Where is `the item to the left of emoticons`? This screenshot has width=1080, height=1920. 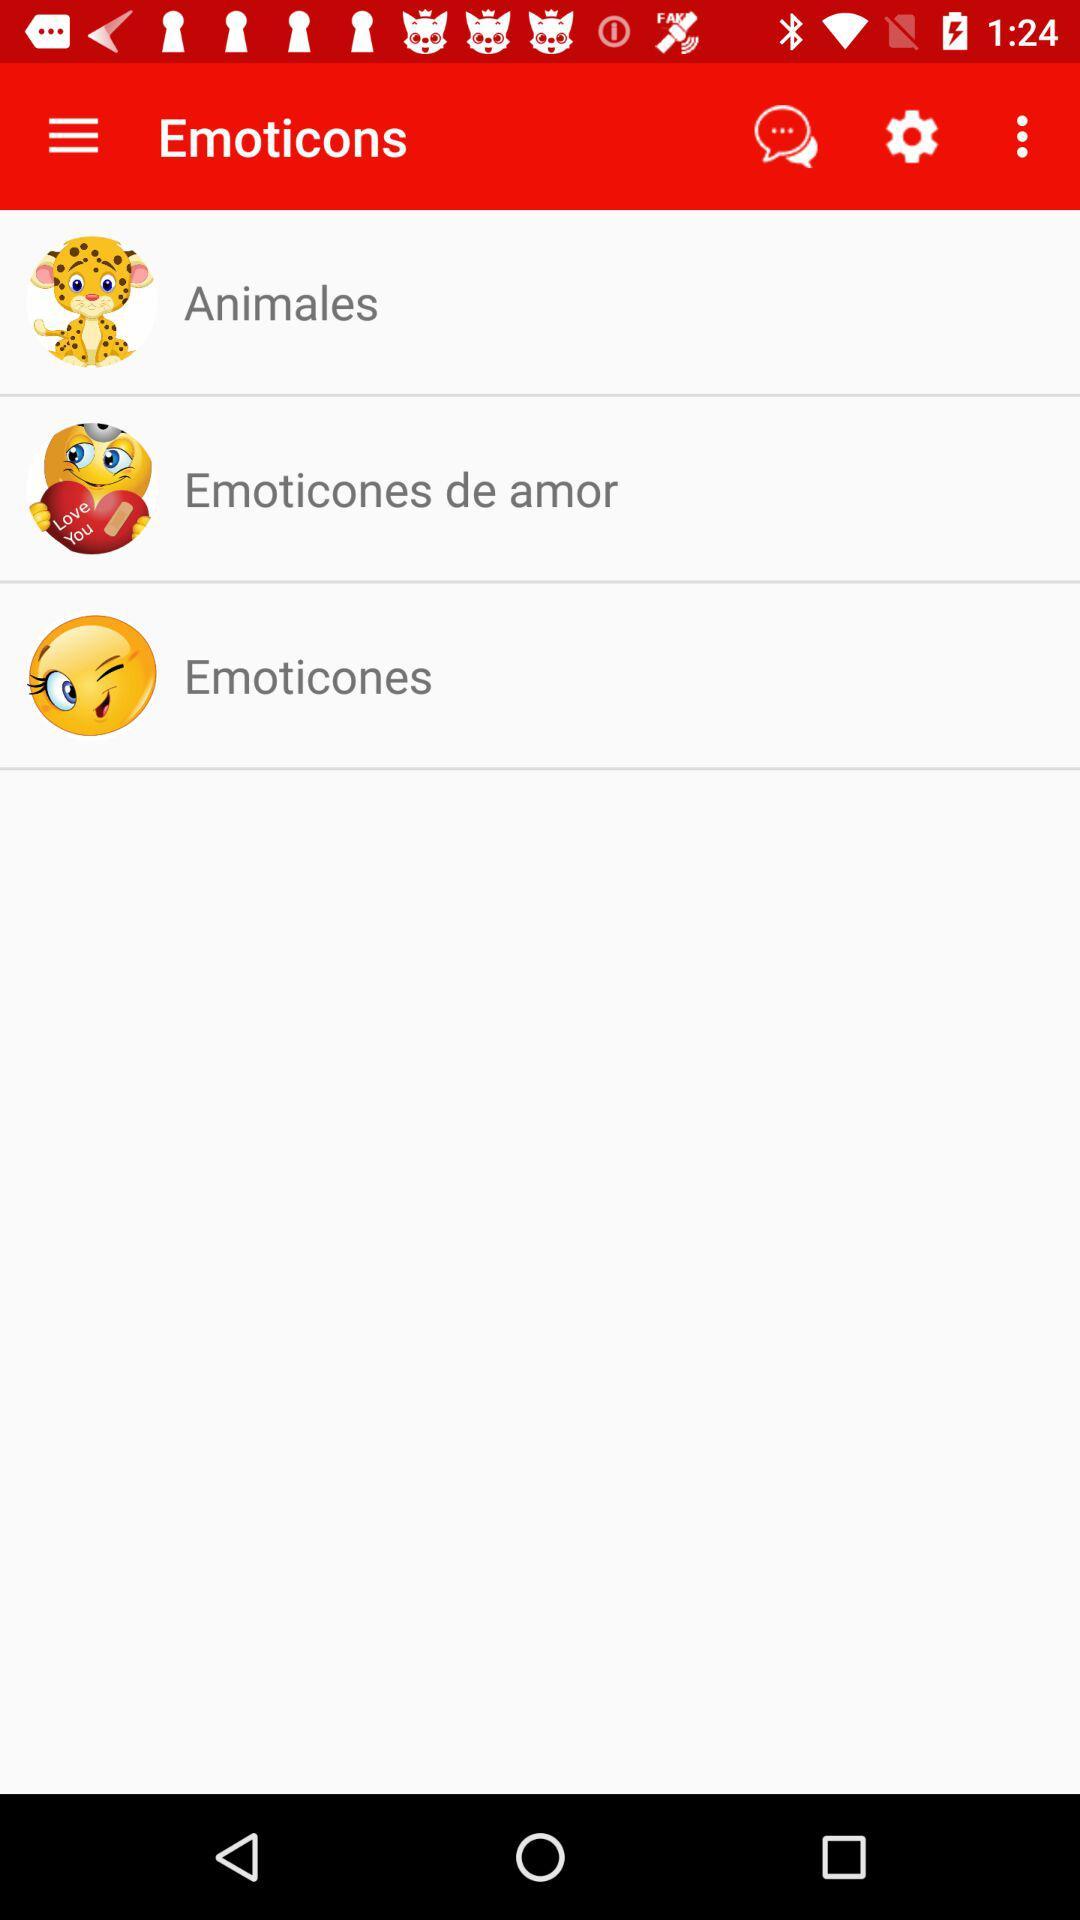
the item to the left of emoticons is located at coordinates (72, 135).